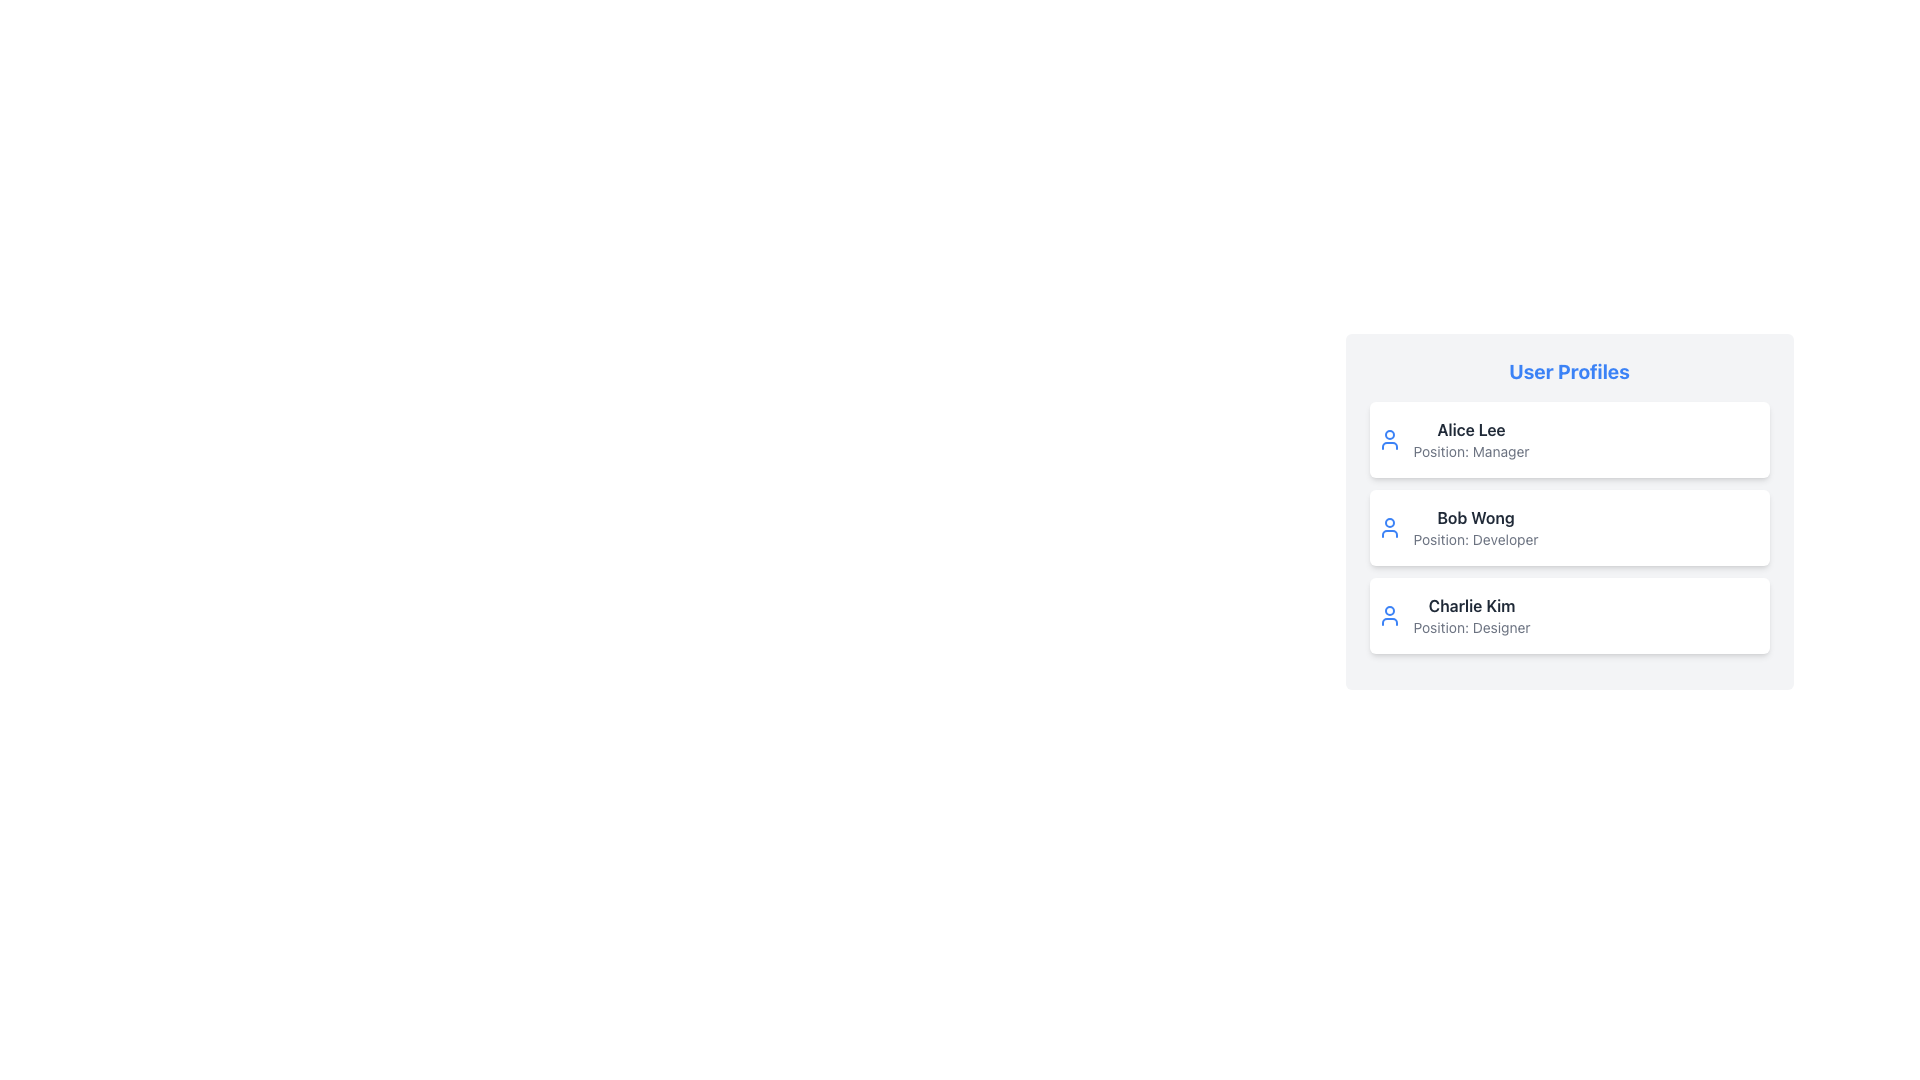 The image size is (1920, 1080). What do you see at coordinates (1568, 527) in the screenshot?
I see `to select the profile card for 'Bob Wong', which is the second item in a vertical list of profile cards` at bounding box center [1568, 527].